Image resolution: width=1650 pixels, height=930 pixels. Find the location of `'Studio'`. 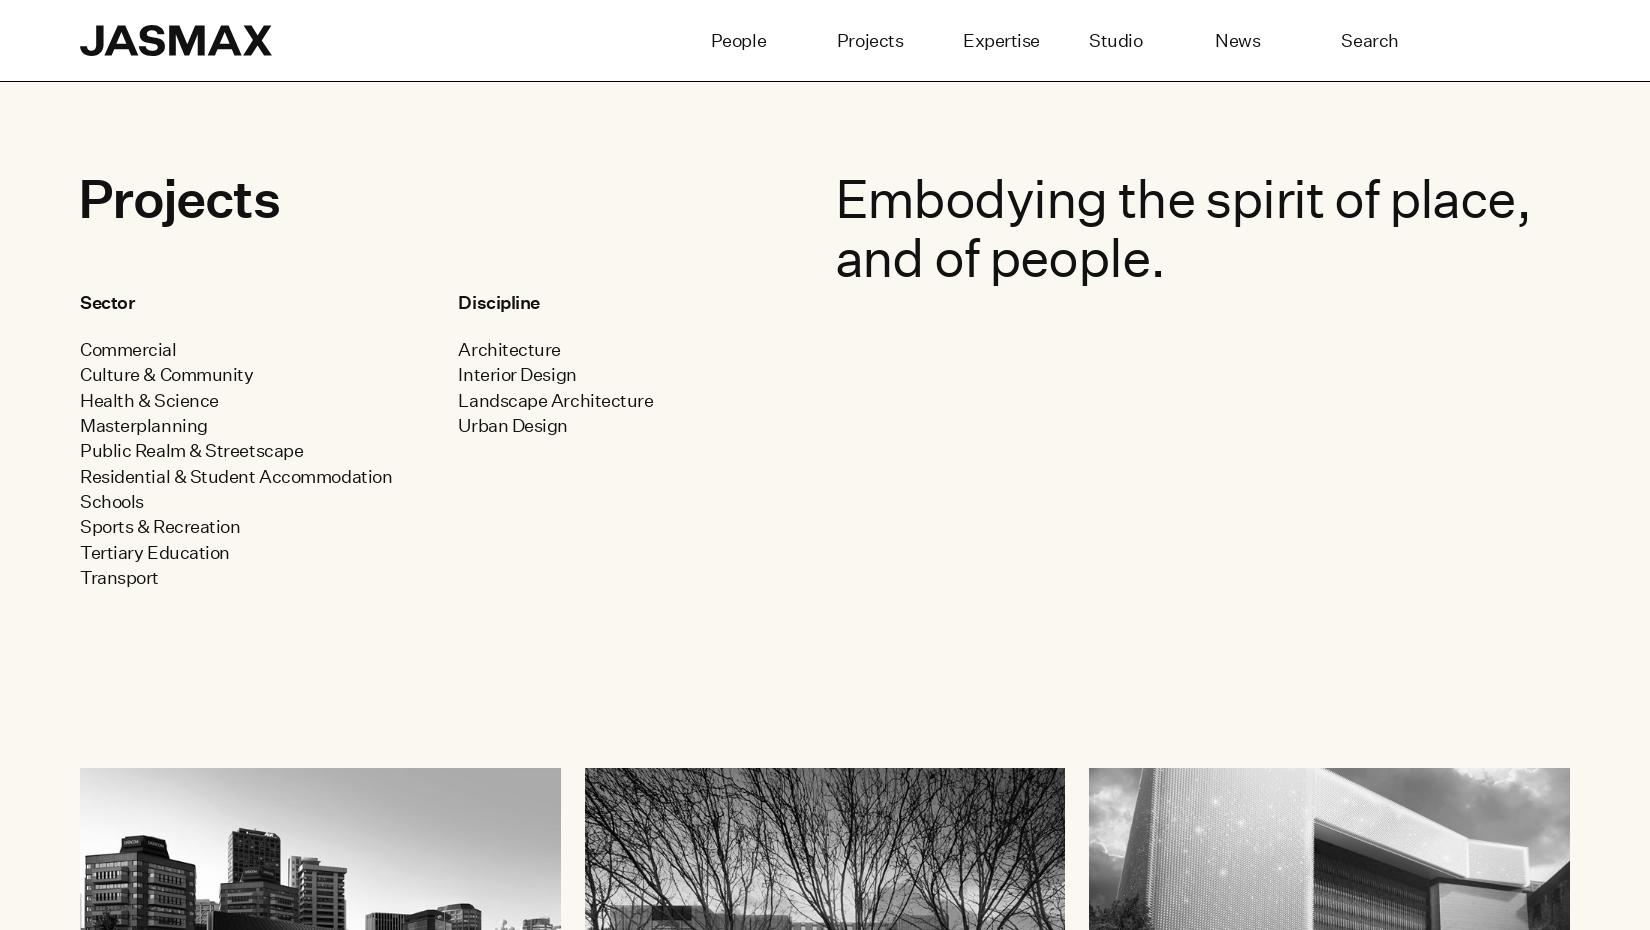

'Studio' is located at coordinates (1115, 39).